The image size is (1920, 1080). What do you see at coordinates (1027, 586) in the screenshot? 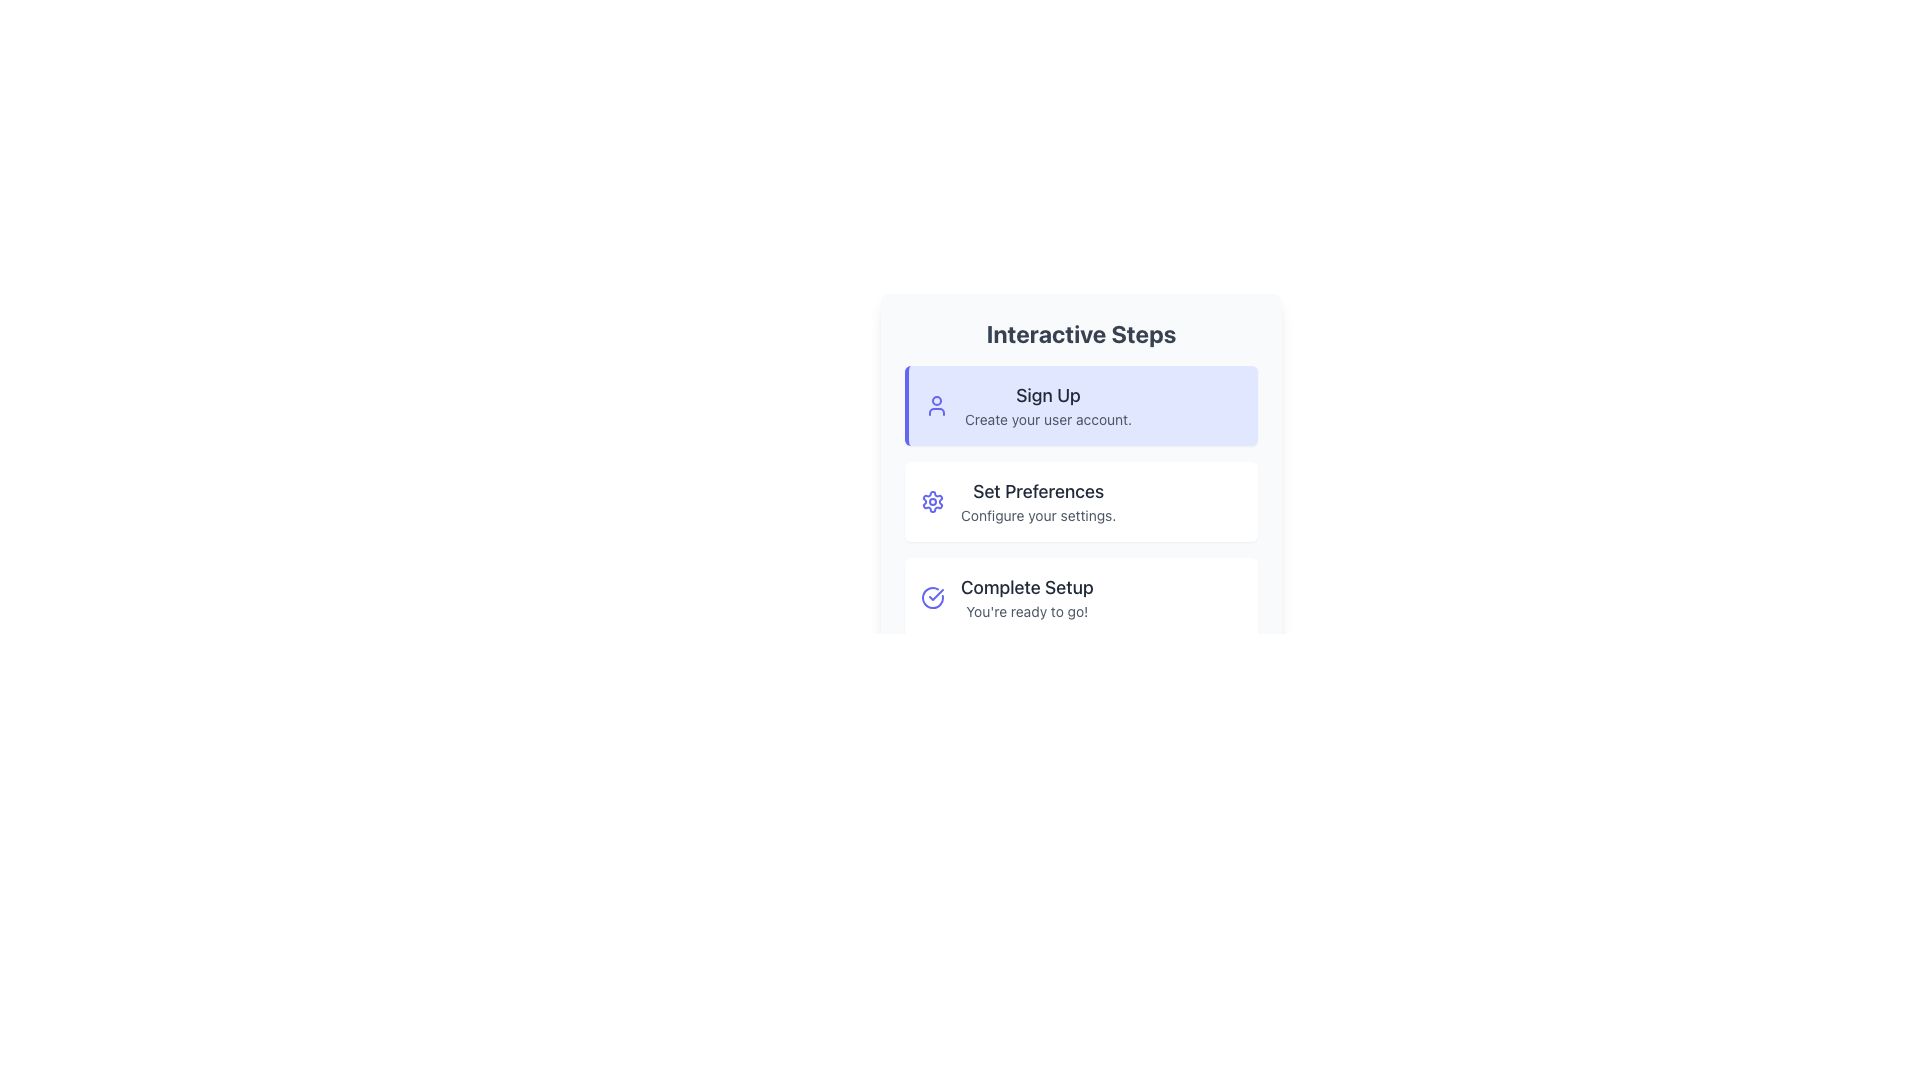
I see `the 'Complete Setup' text label displayed in bold, dark gray font, located above the text 'You're ready to go!' within the 'Interactive Steps' card` at bounding box center [1027, 586].